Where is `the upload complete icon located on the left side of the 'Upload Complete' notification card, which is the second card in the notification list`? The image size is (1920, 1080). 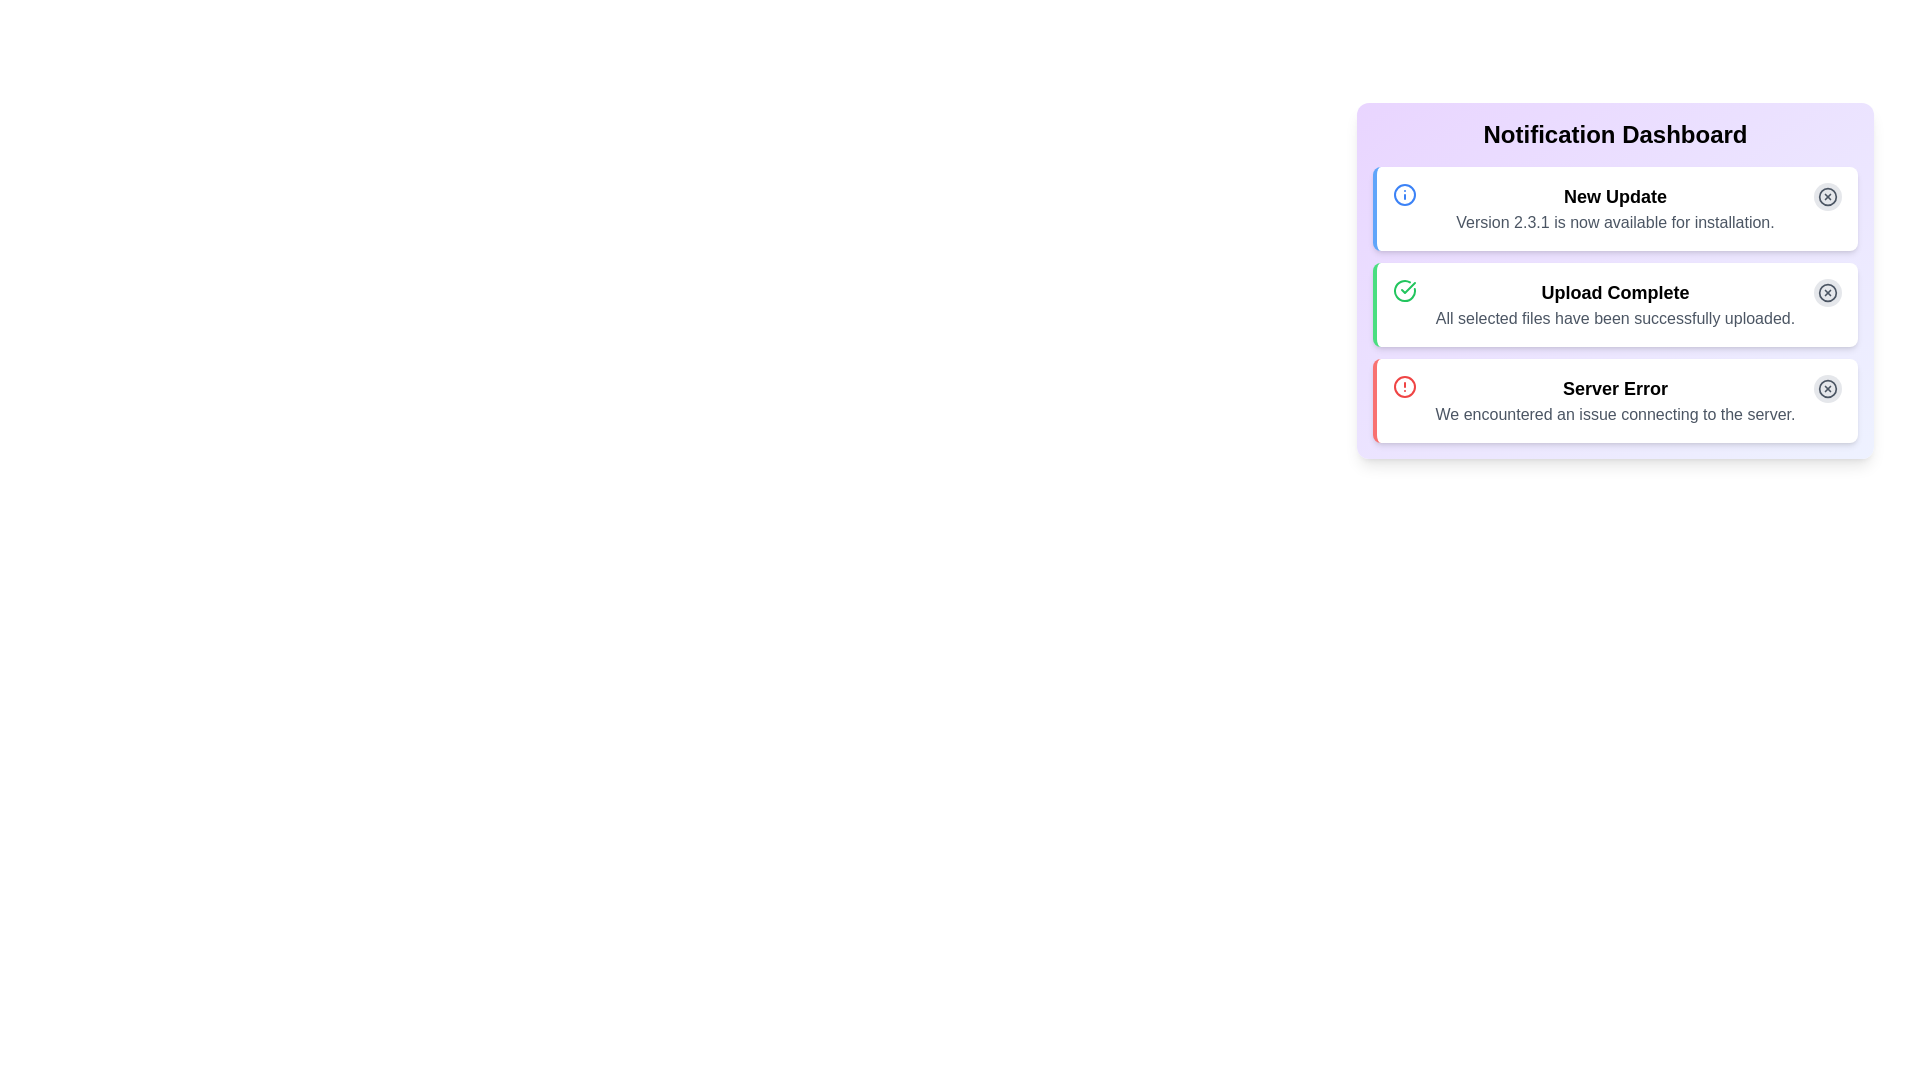
the upload complete icon located on the left side of the 'Upload Complete' notification card, which is the second card in the notification list is located at coordinates (1404, 290).